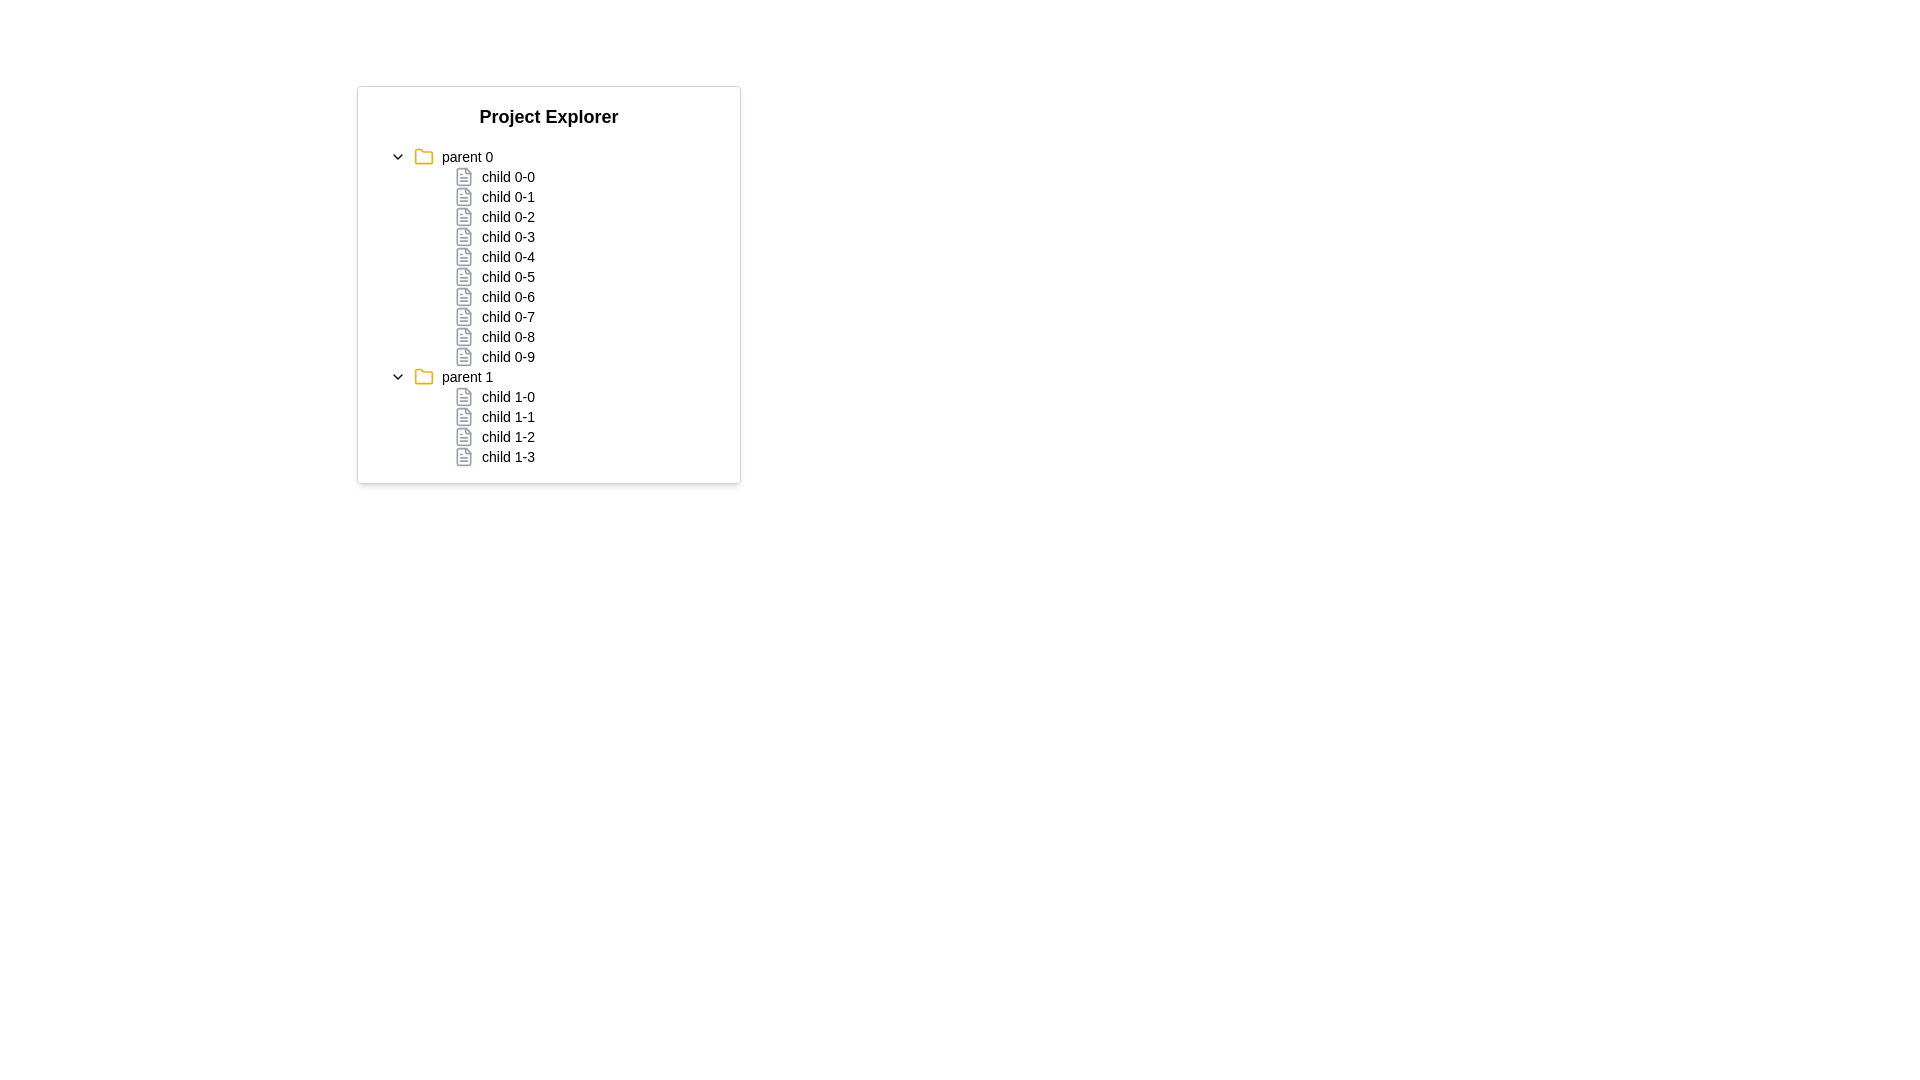 This screenshot has width=1920, height=1080. Describe the element at coordinates (463, 256) in the screenshot. I see `the second icon representing a file or document` at that location.